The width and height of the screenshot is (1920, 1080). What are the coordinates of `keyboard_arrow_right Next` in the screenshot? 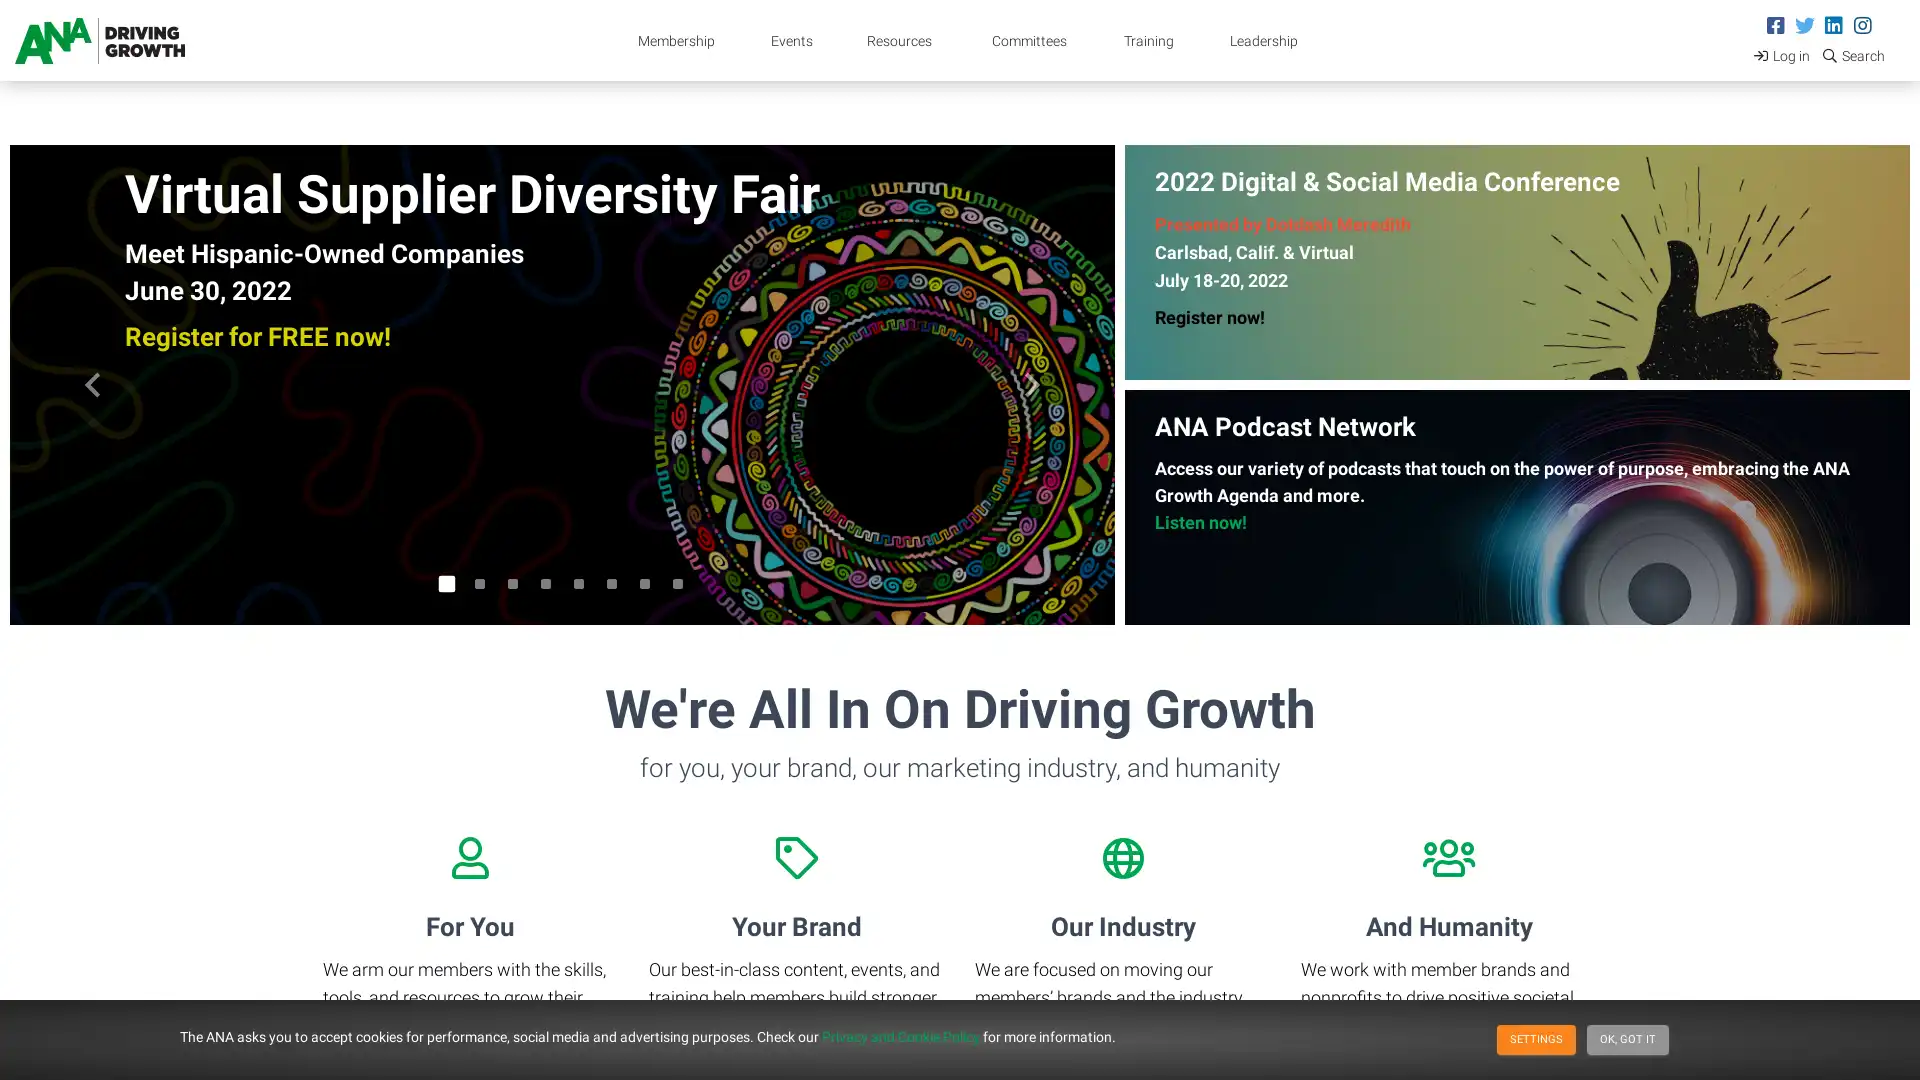 It's located at (1031, 385).